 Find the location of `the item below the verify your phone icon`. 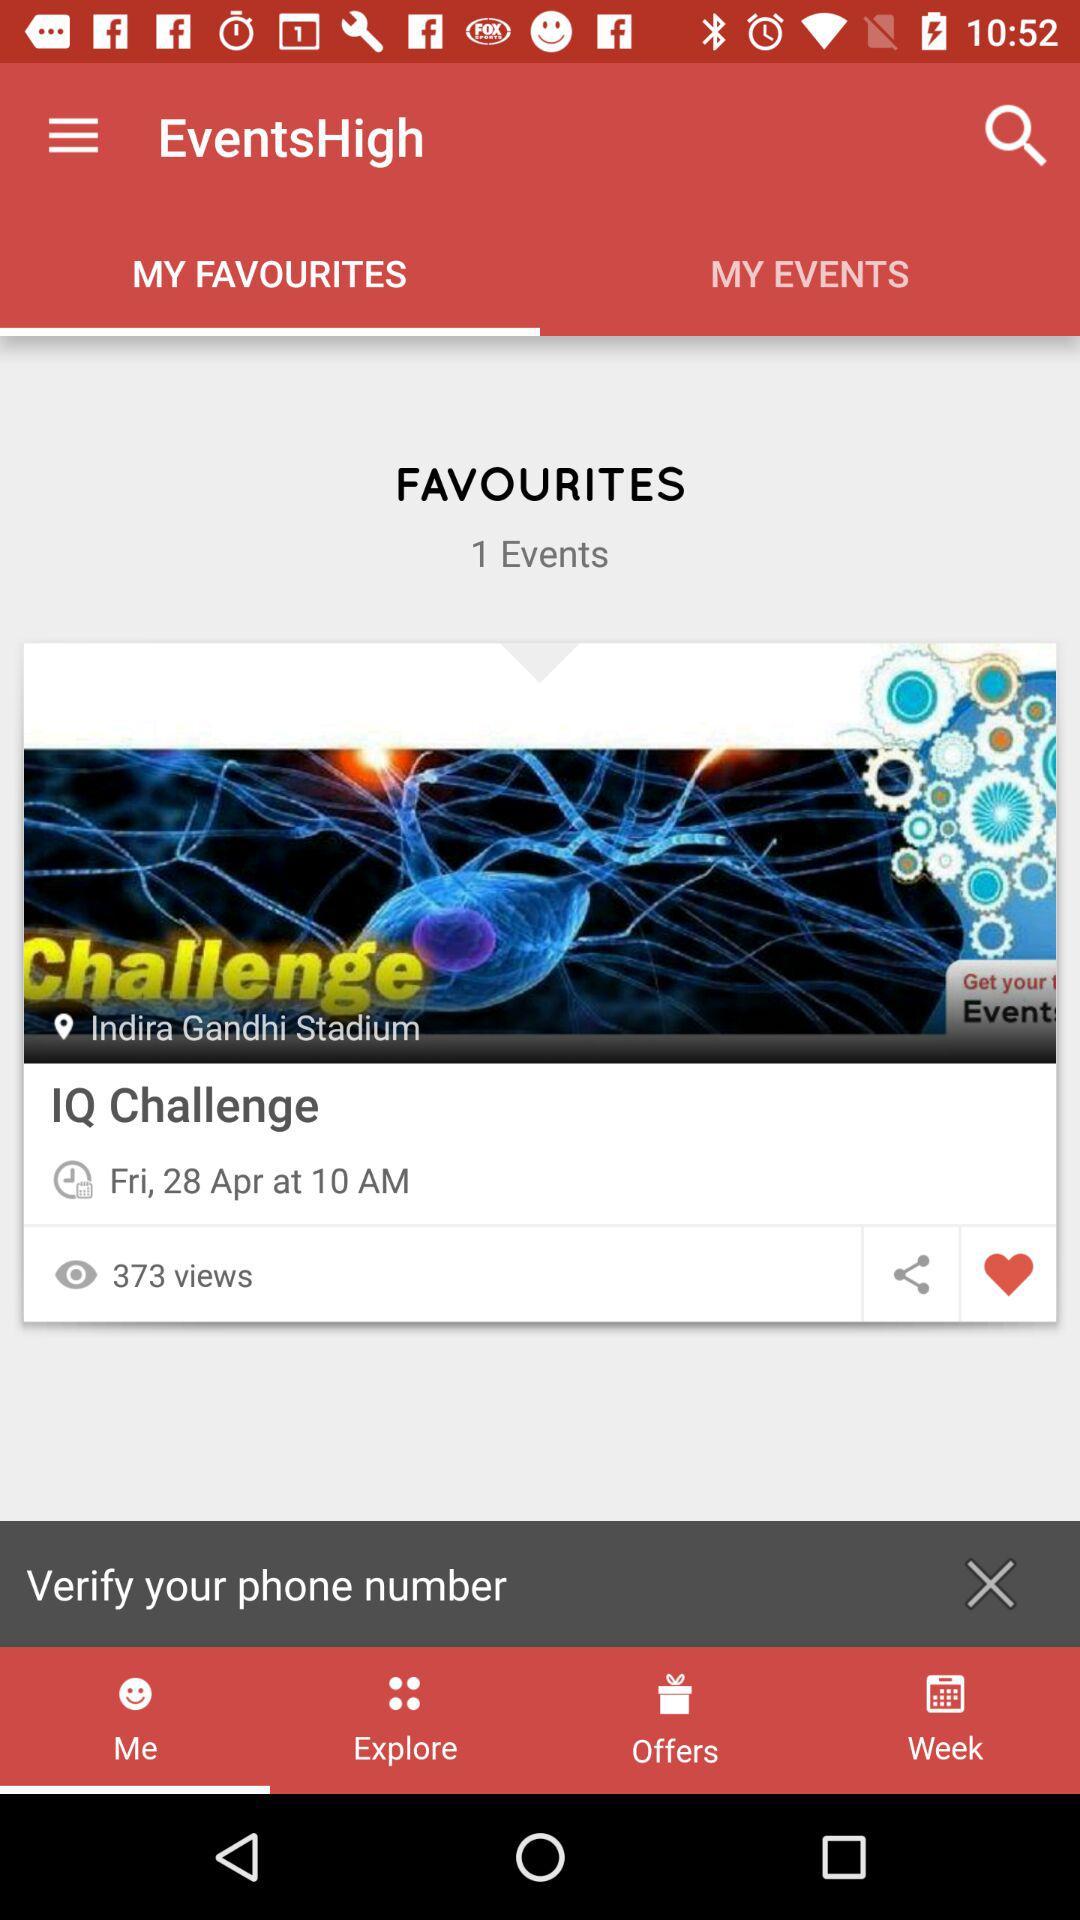

the item below the verify your phone icon is located at coordinates (135, 1719).